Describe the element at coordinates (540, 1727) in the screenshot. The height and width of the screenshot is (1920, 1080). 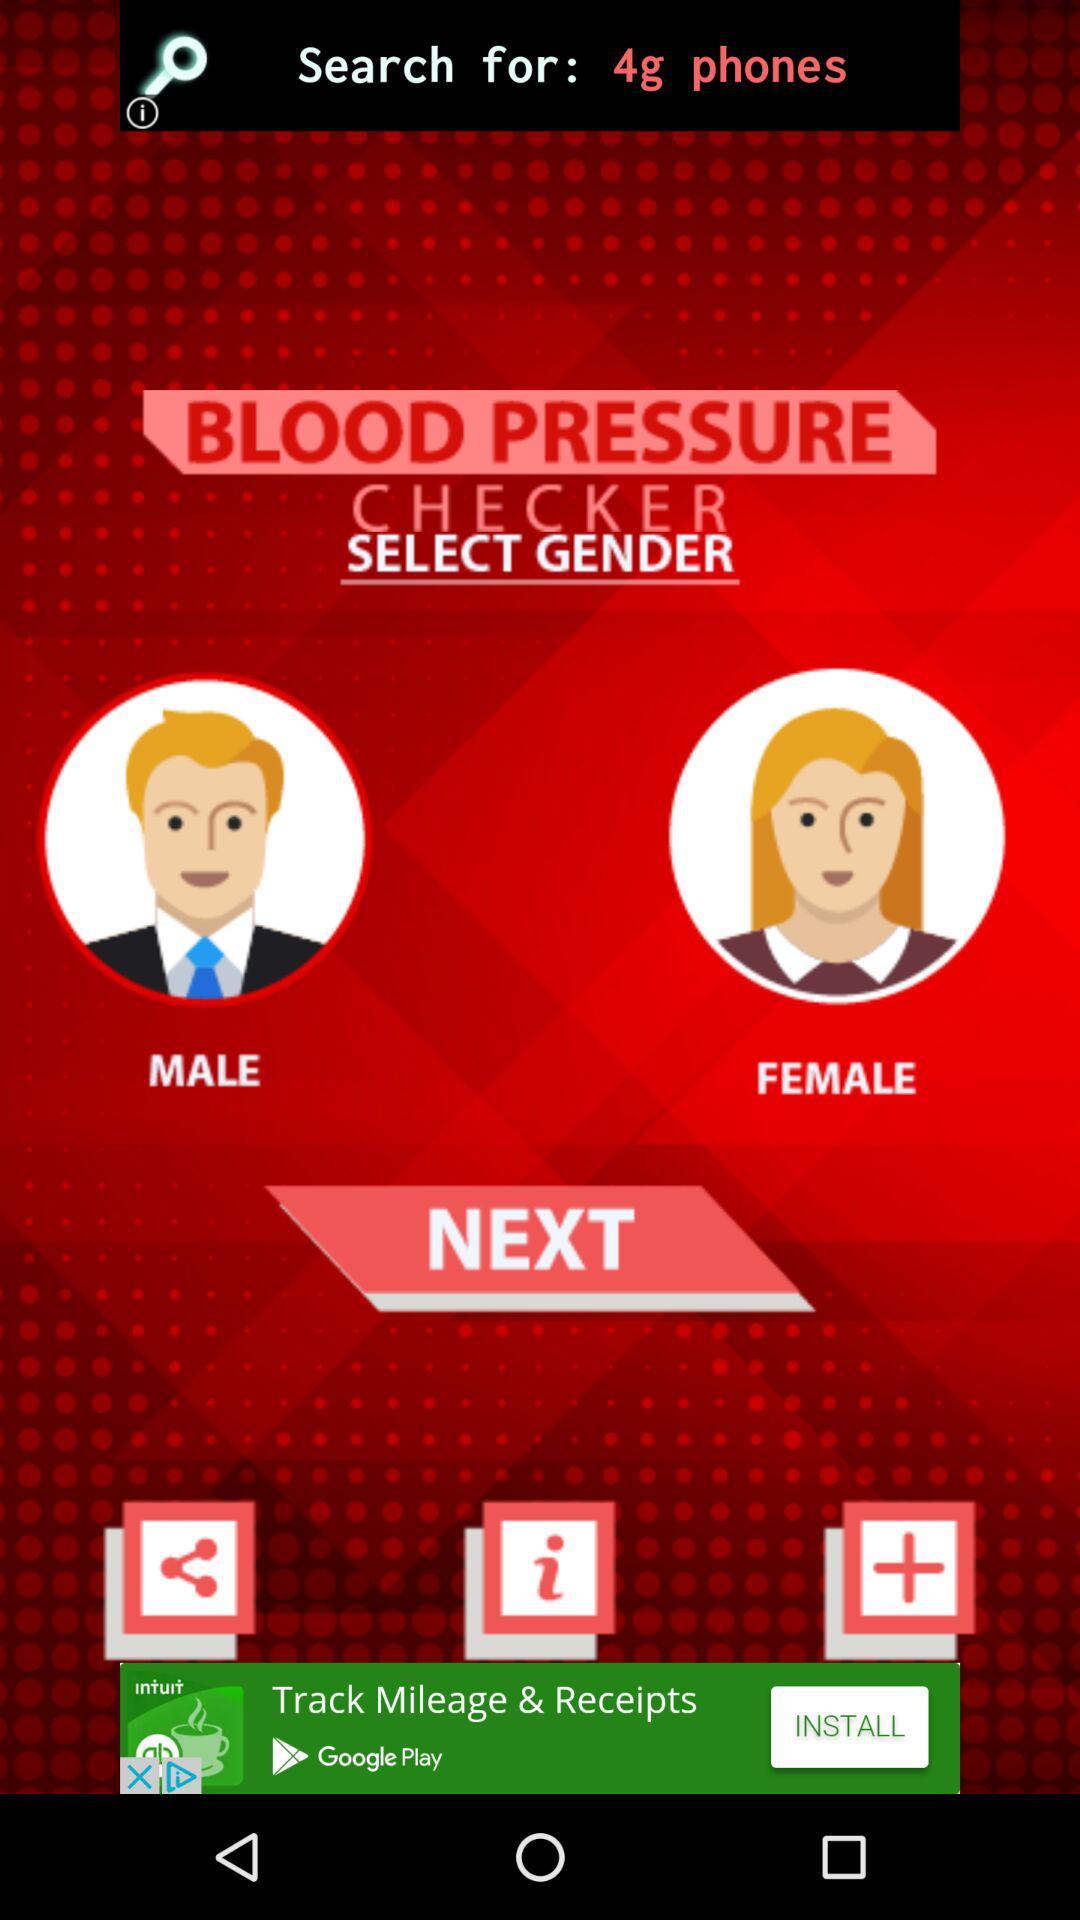
I see `share the article` at that location.